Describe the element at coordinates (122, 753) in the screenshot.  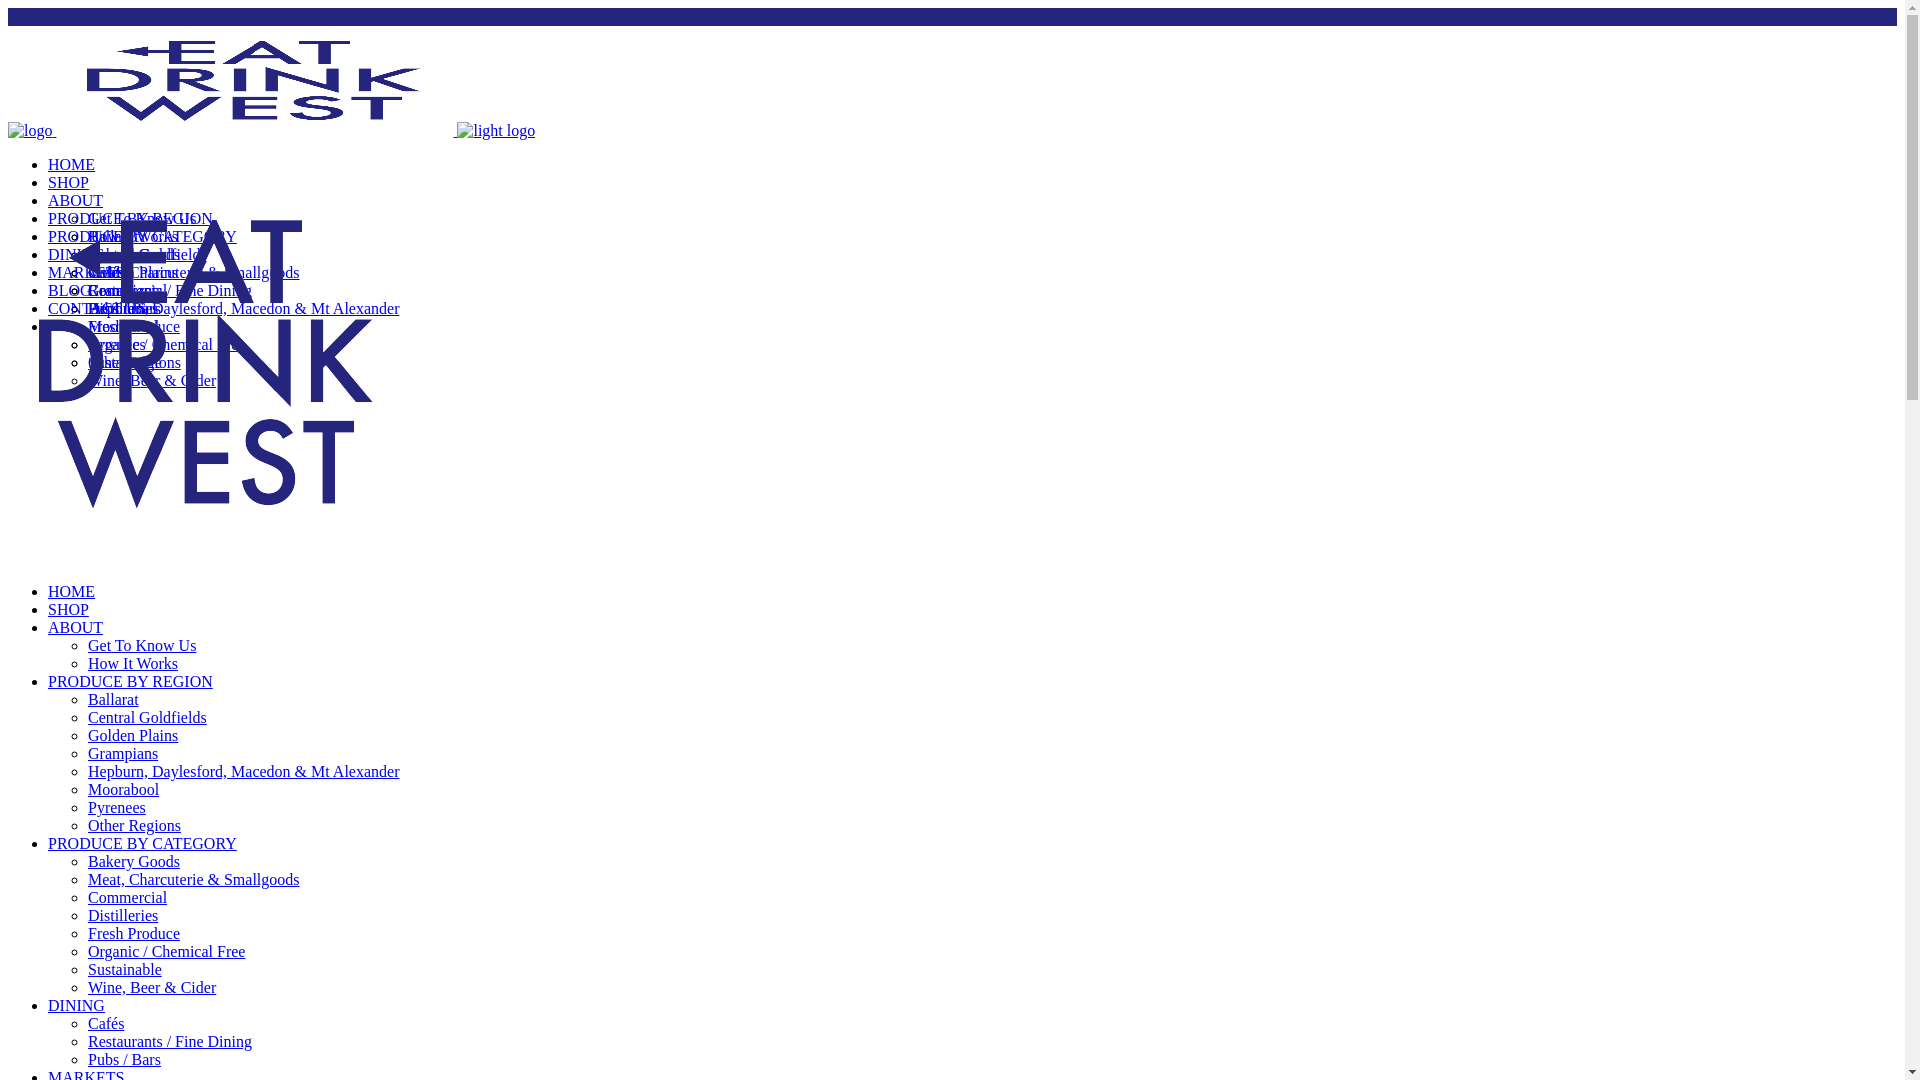
I see `'Grampians'` at that location.